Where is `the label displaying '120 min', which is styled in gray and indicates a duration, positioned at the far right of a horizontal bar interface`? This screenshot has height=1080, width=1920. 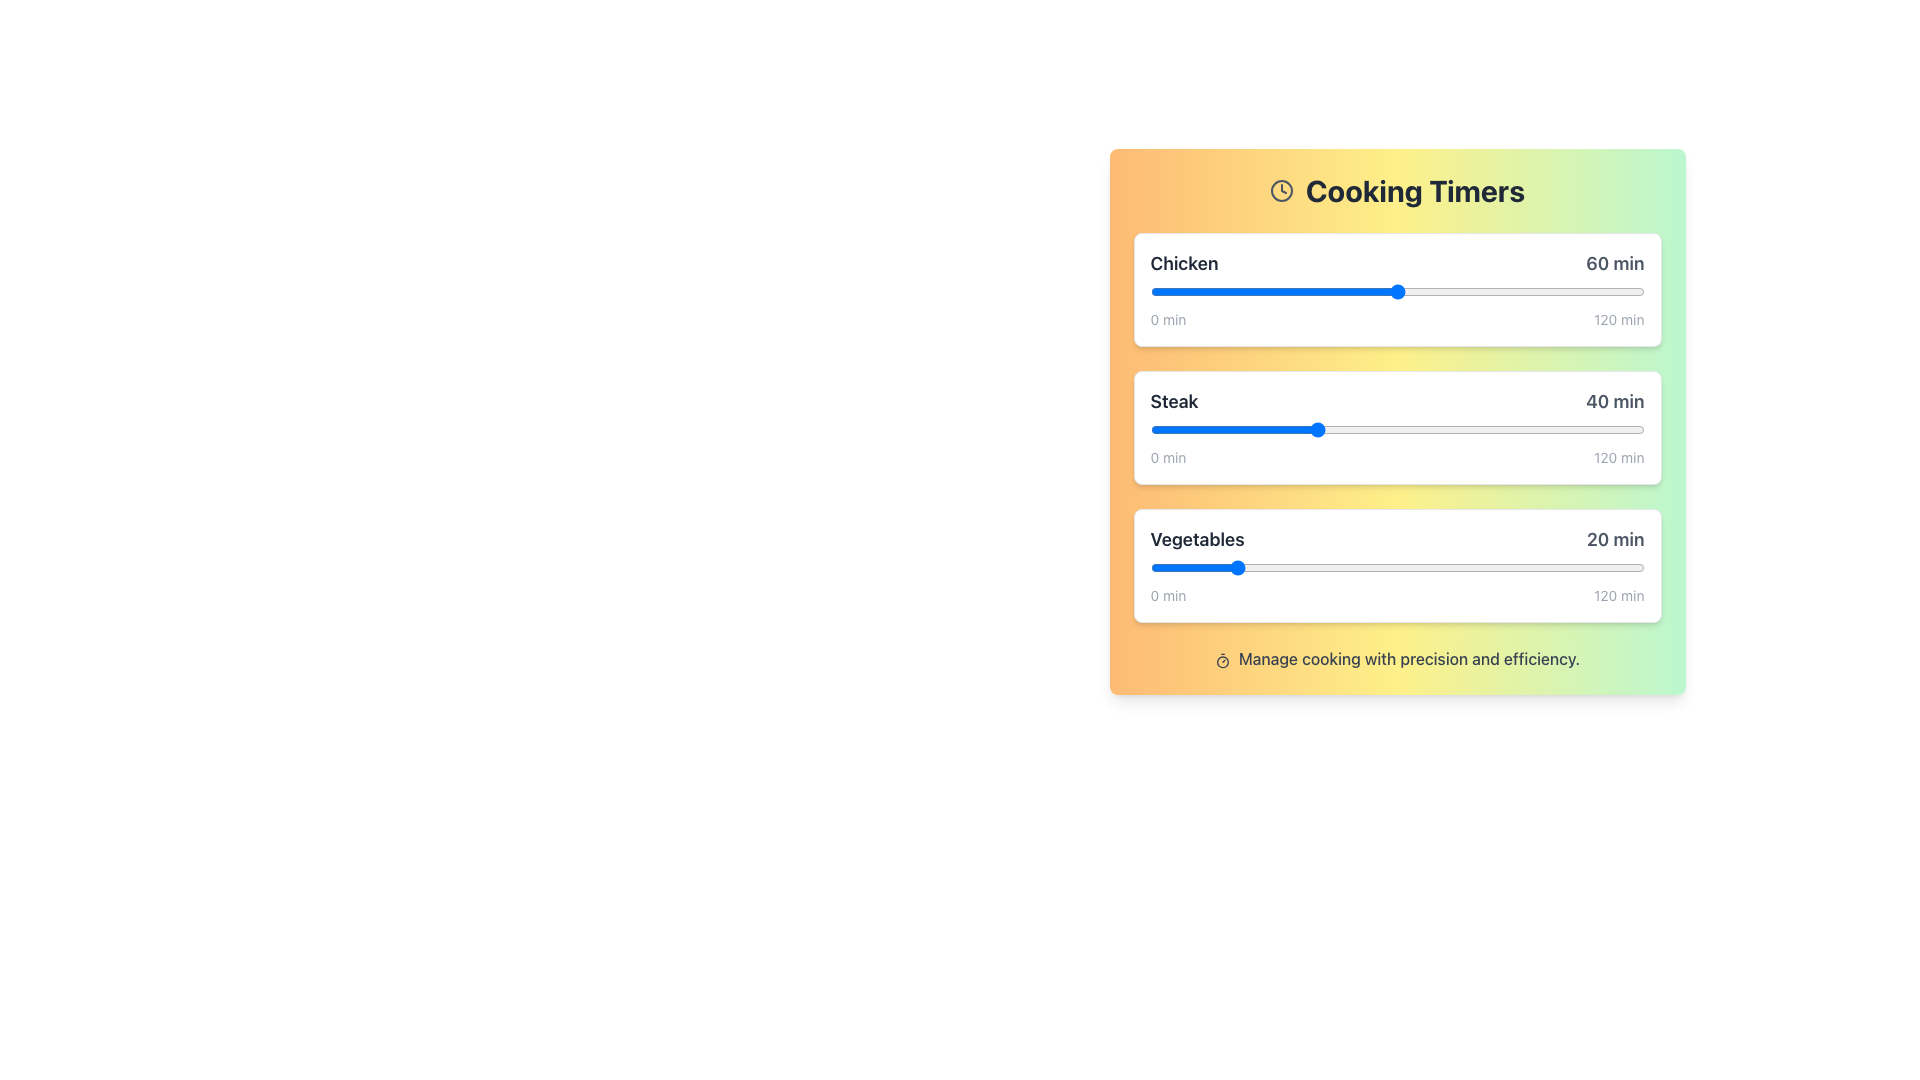 the label displaying '120 min', which is styled in gray and indicates a duration, positioned at the far right of a horizontal bar interface is located at coordinates (1619, 319).